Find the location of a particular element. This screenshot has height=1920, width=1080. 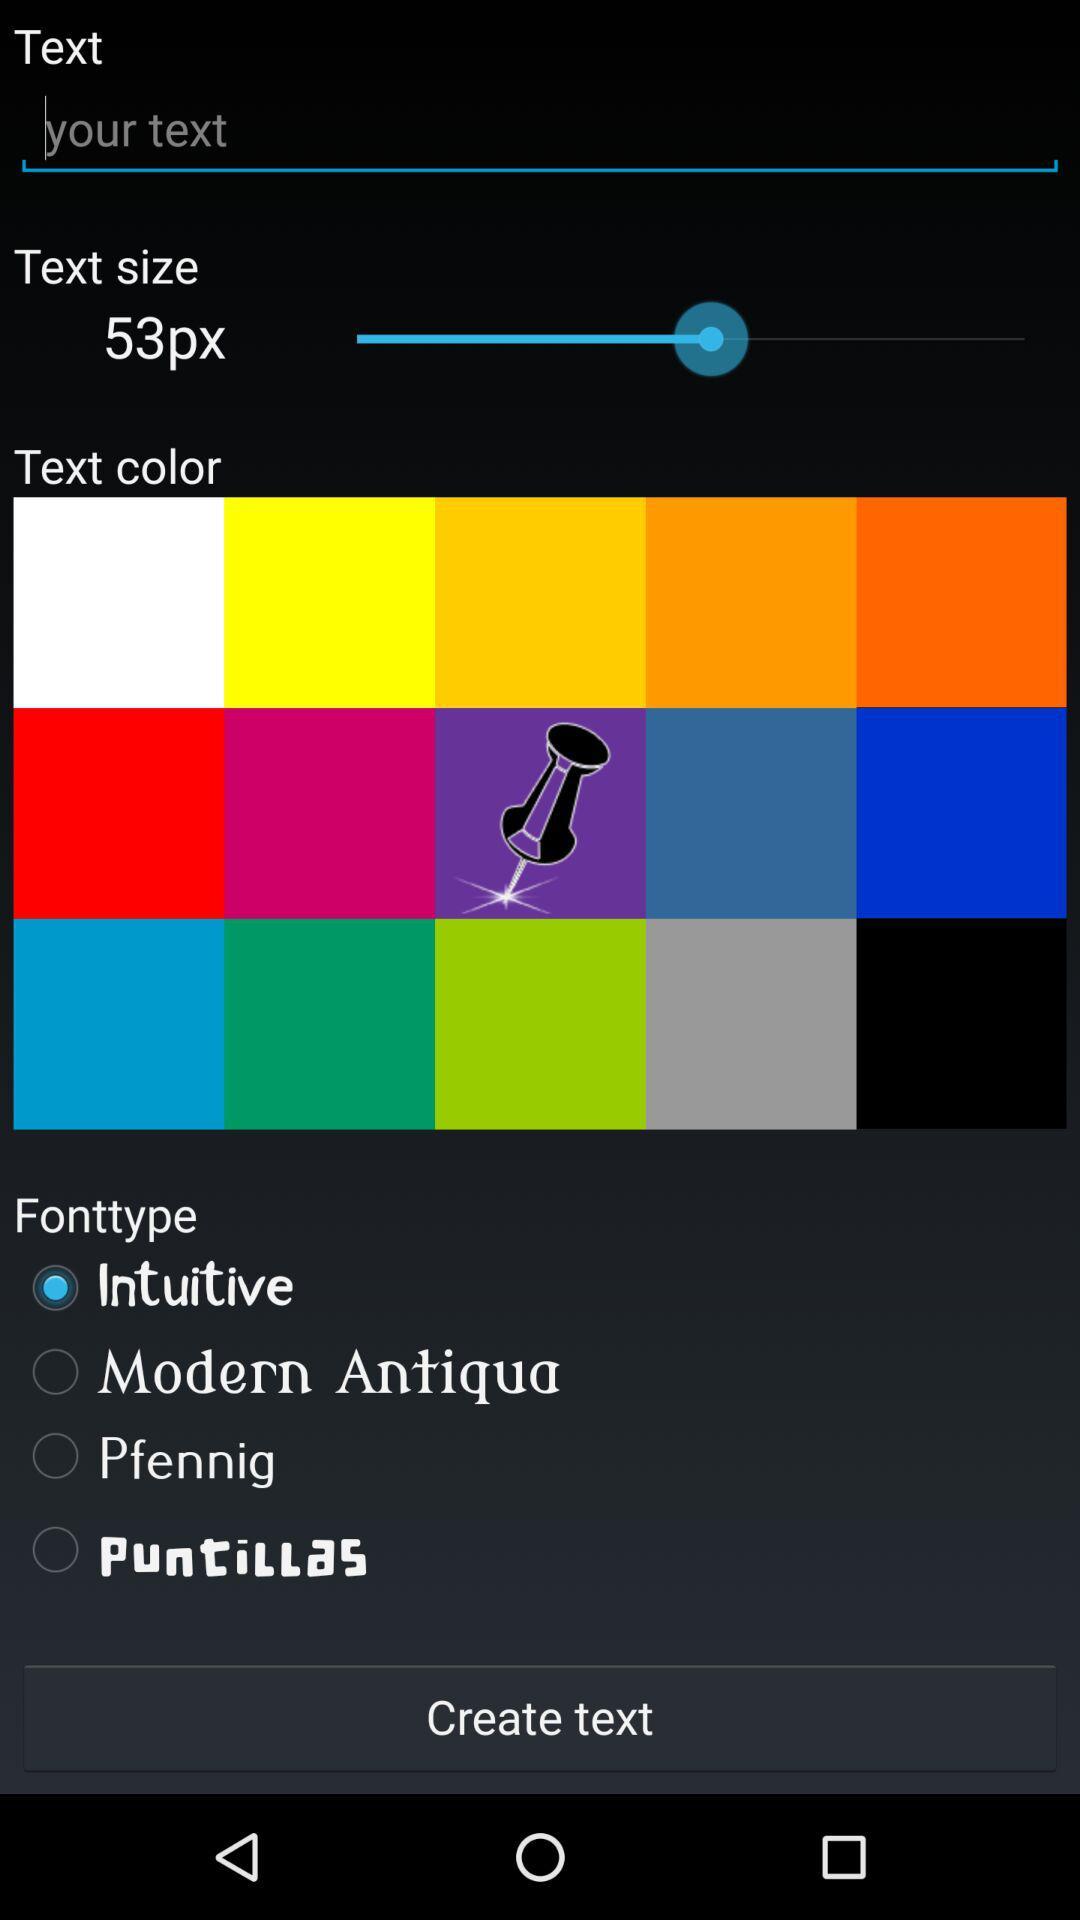

create text button is located at coordinates (540, 1715).